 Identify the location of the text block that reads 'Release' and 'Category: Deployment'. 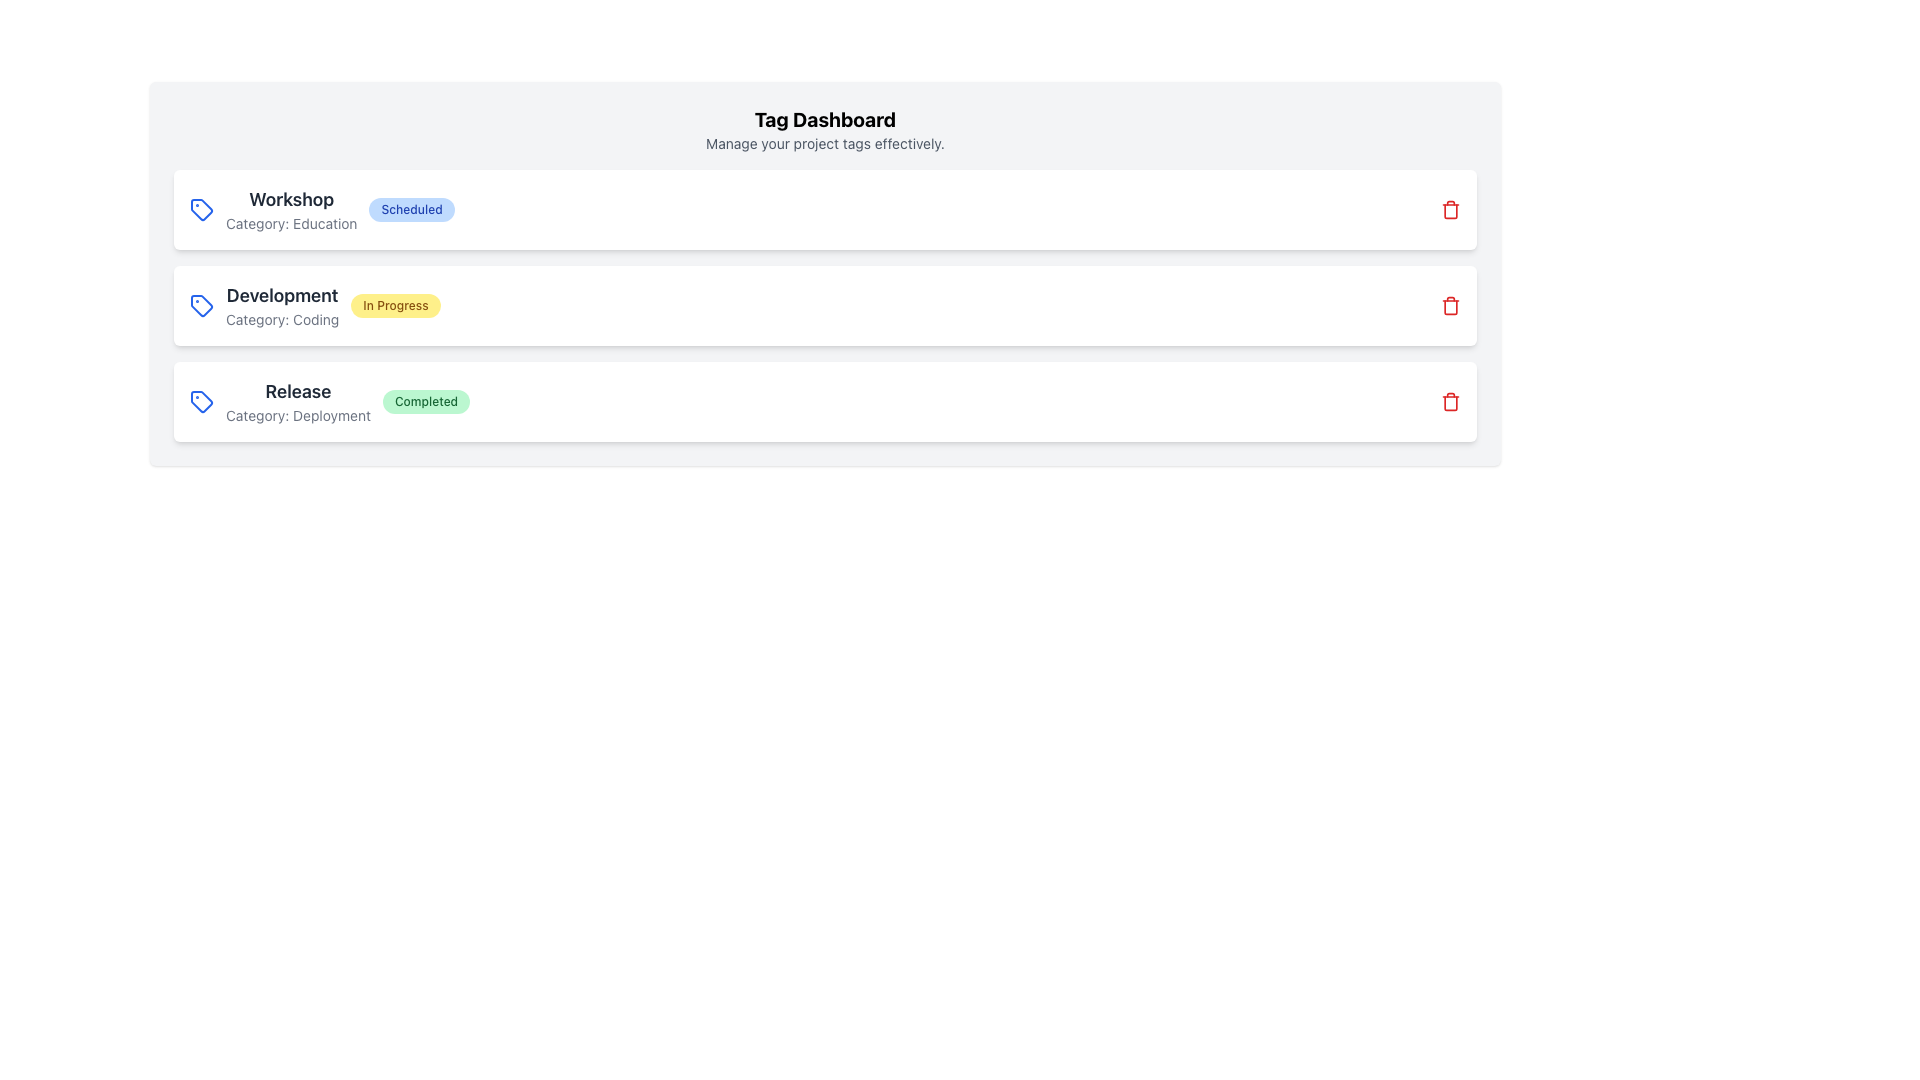
(297, 401).